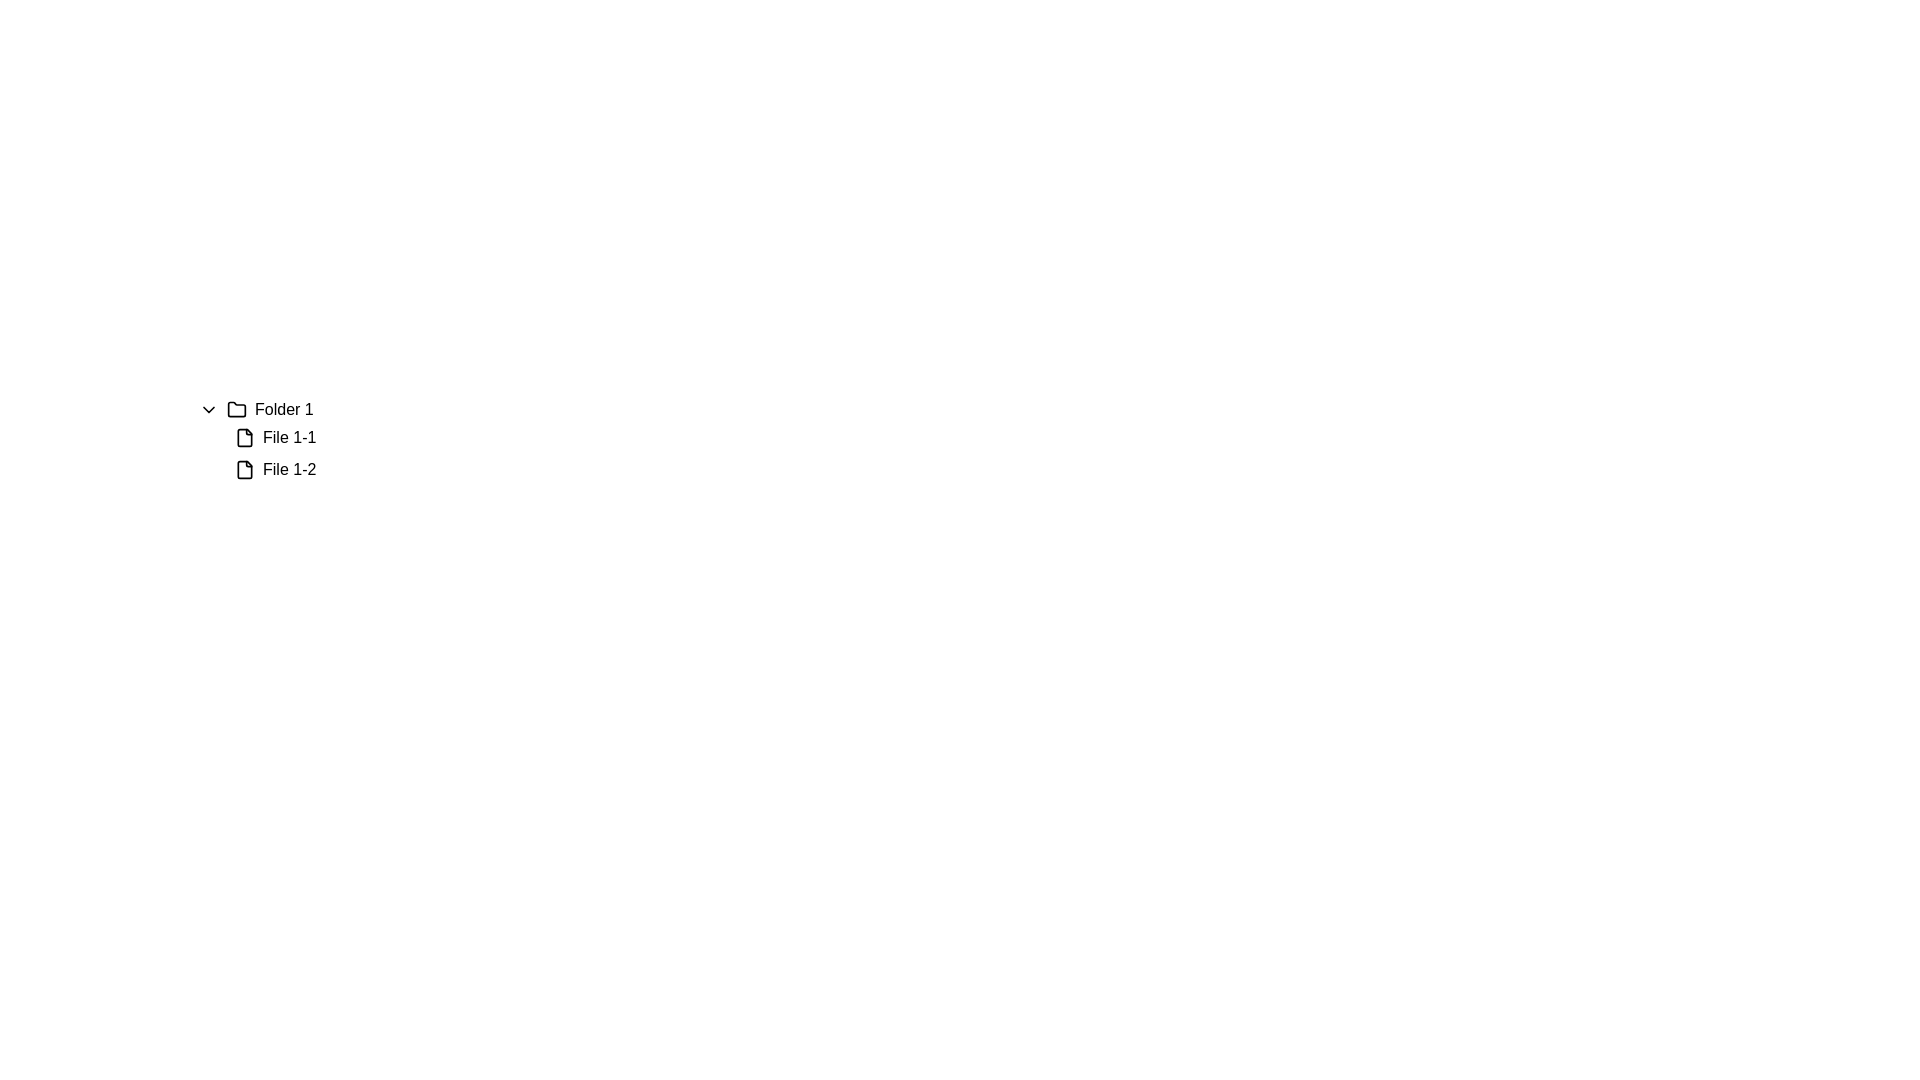  I want to click on the folder icon next to the text labeled 'Folder 1', so click(236, 407).